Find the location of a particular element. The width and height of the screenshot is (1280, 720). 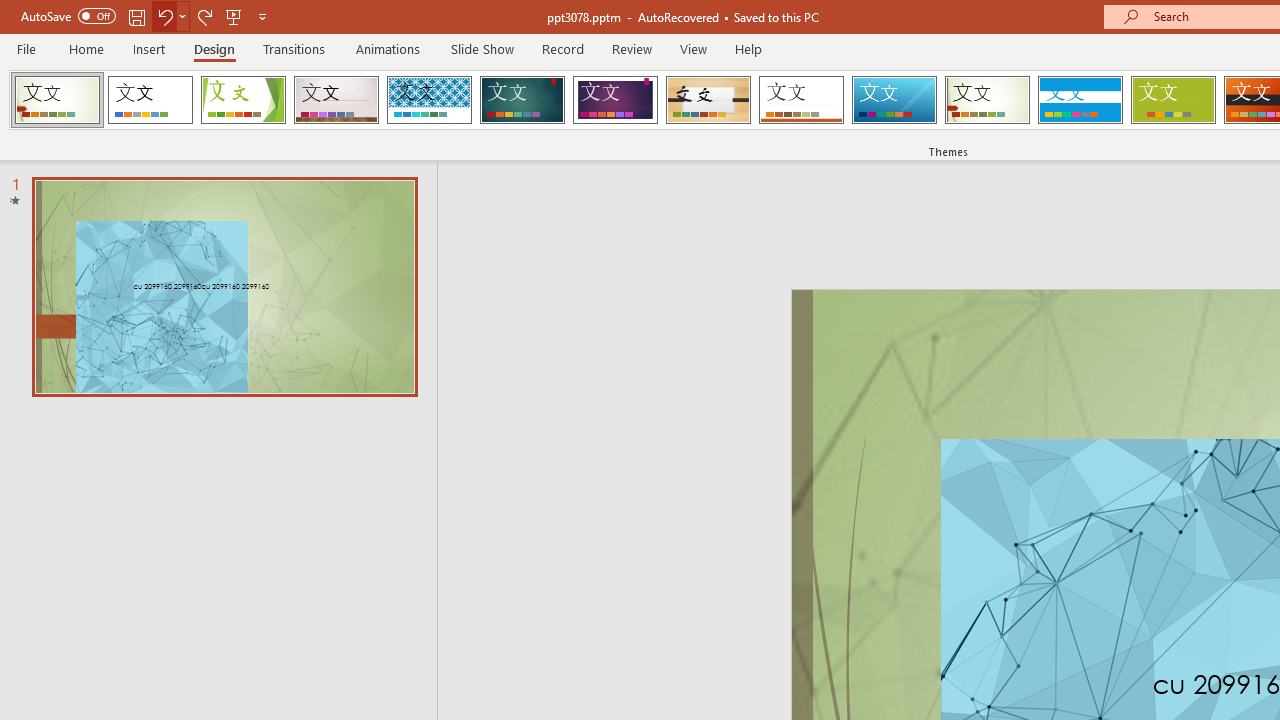

'Organic' is located at coordinates (708, 100).